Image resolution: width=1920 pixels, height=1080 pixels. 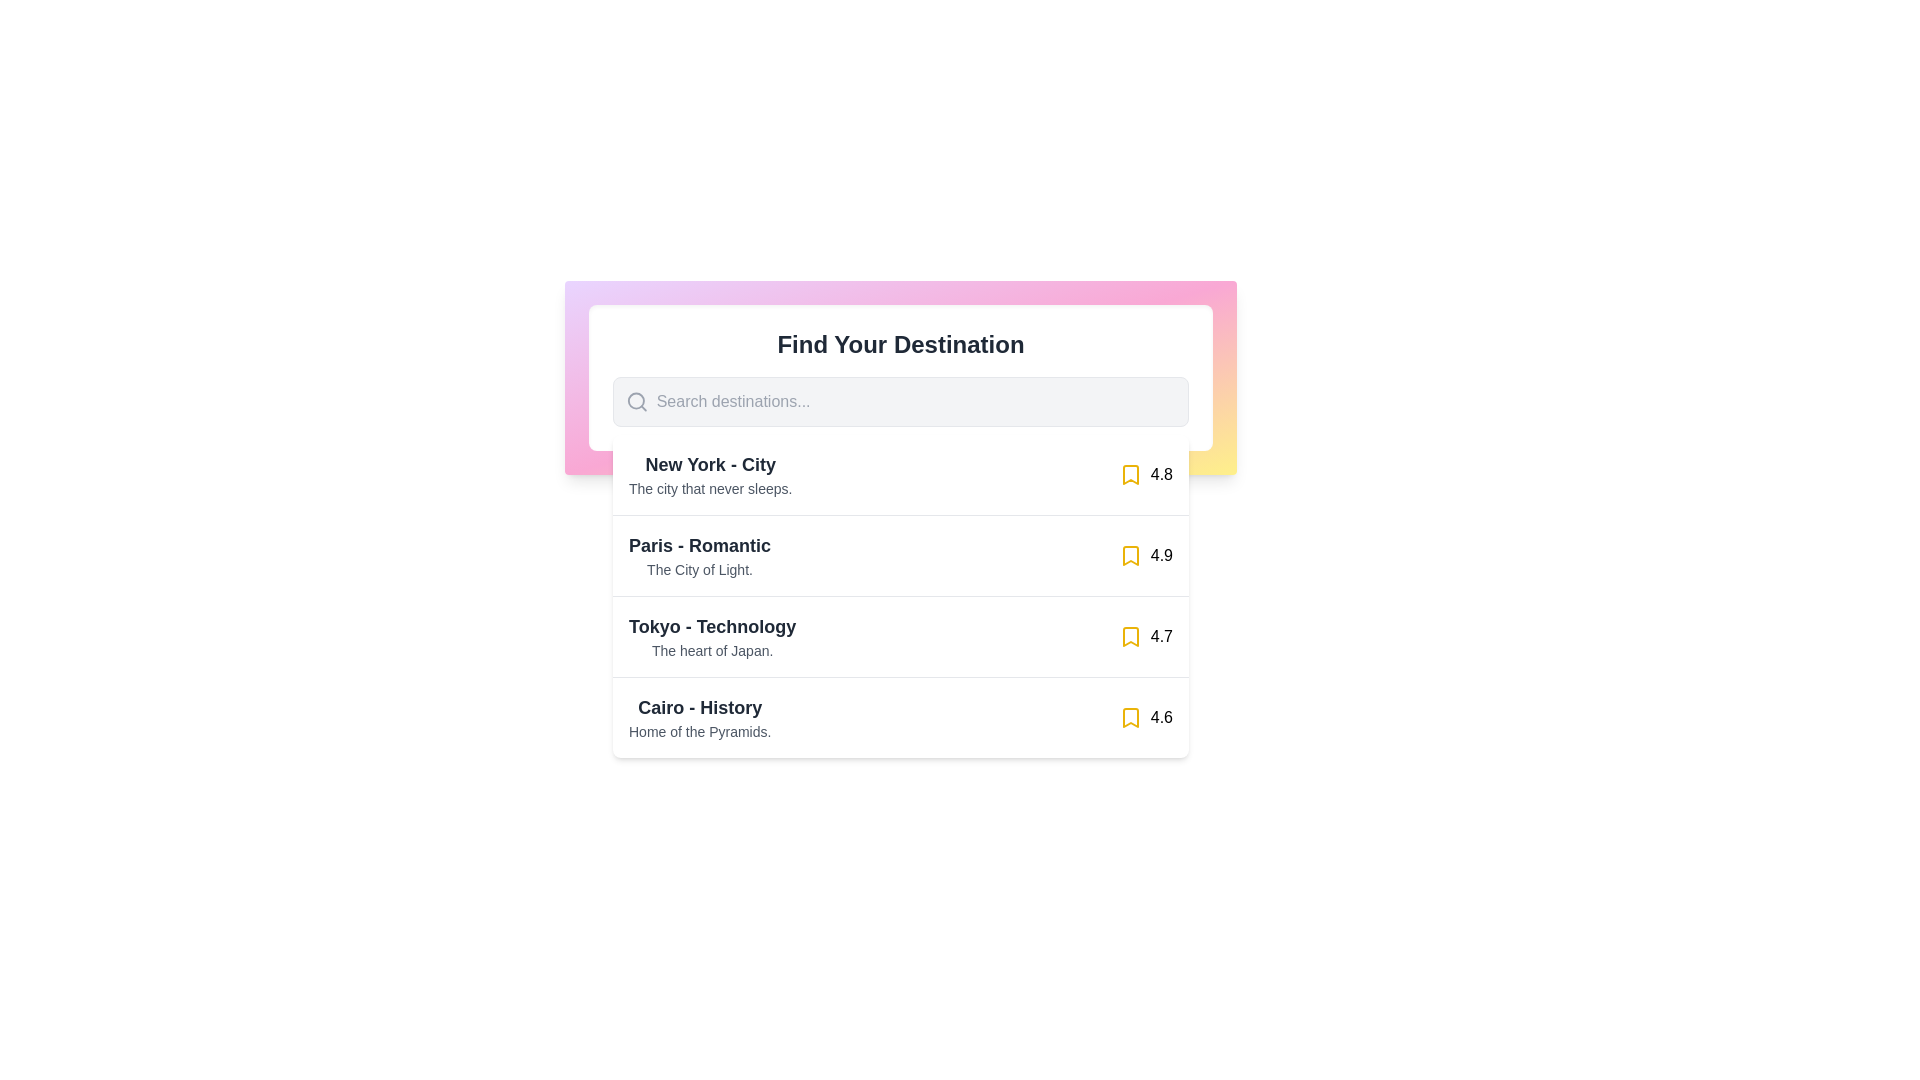 What do you see at coordinates (900, 343) in the screenshot?
I see `the Text label that serves as the title or heading for the user interface section, which introduces the purpose of the area dealing with destinations` at bounding box center [900, 343].